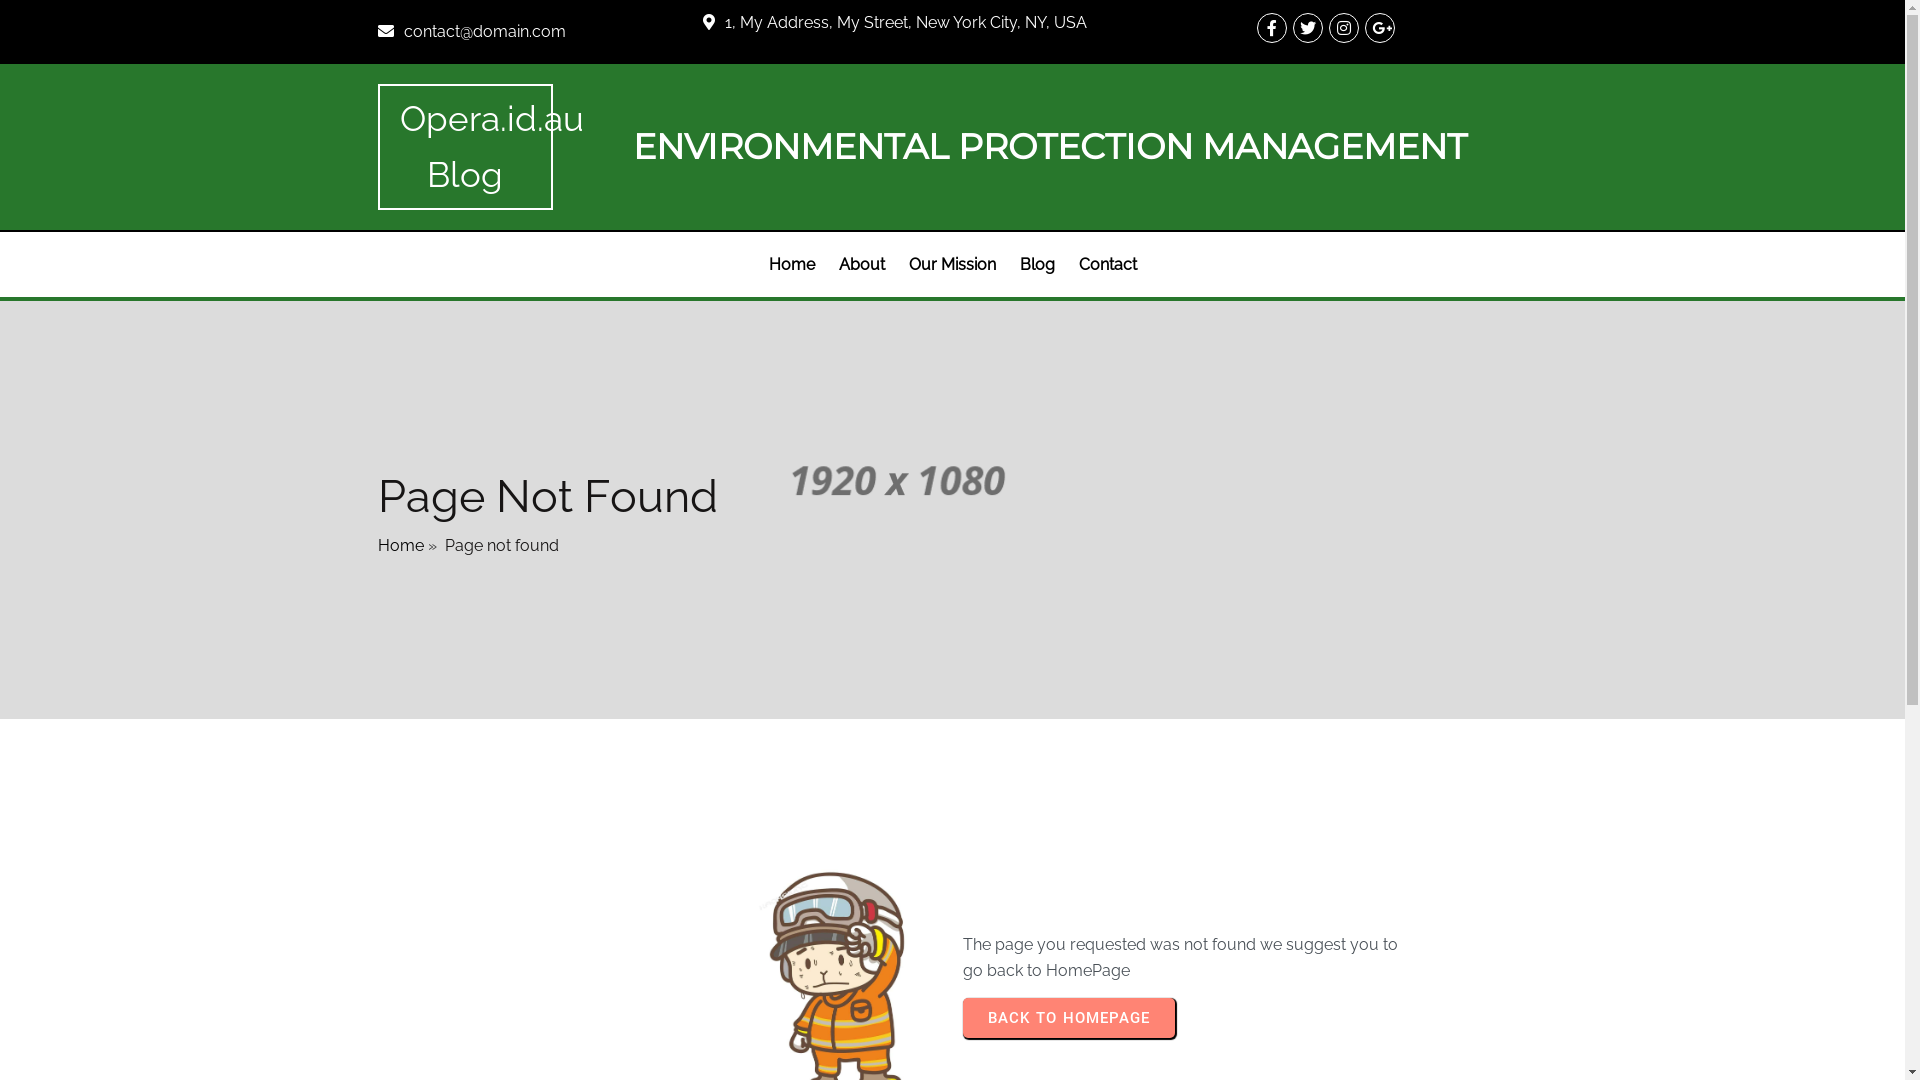 The image size is (1920, 1080). I want to click on 'Contact', so click(1106, 264).